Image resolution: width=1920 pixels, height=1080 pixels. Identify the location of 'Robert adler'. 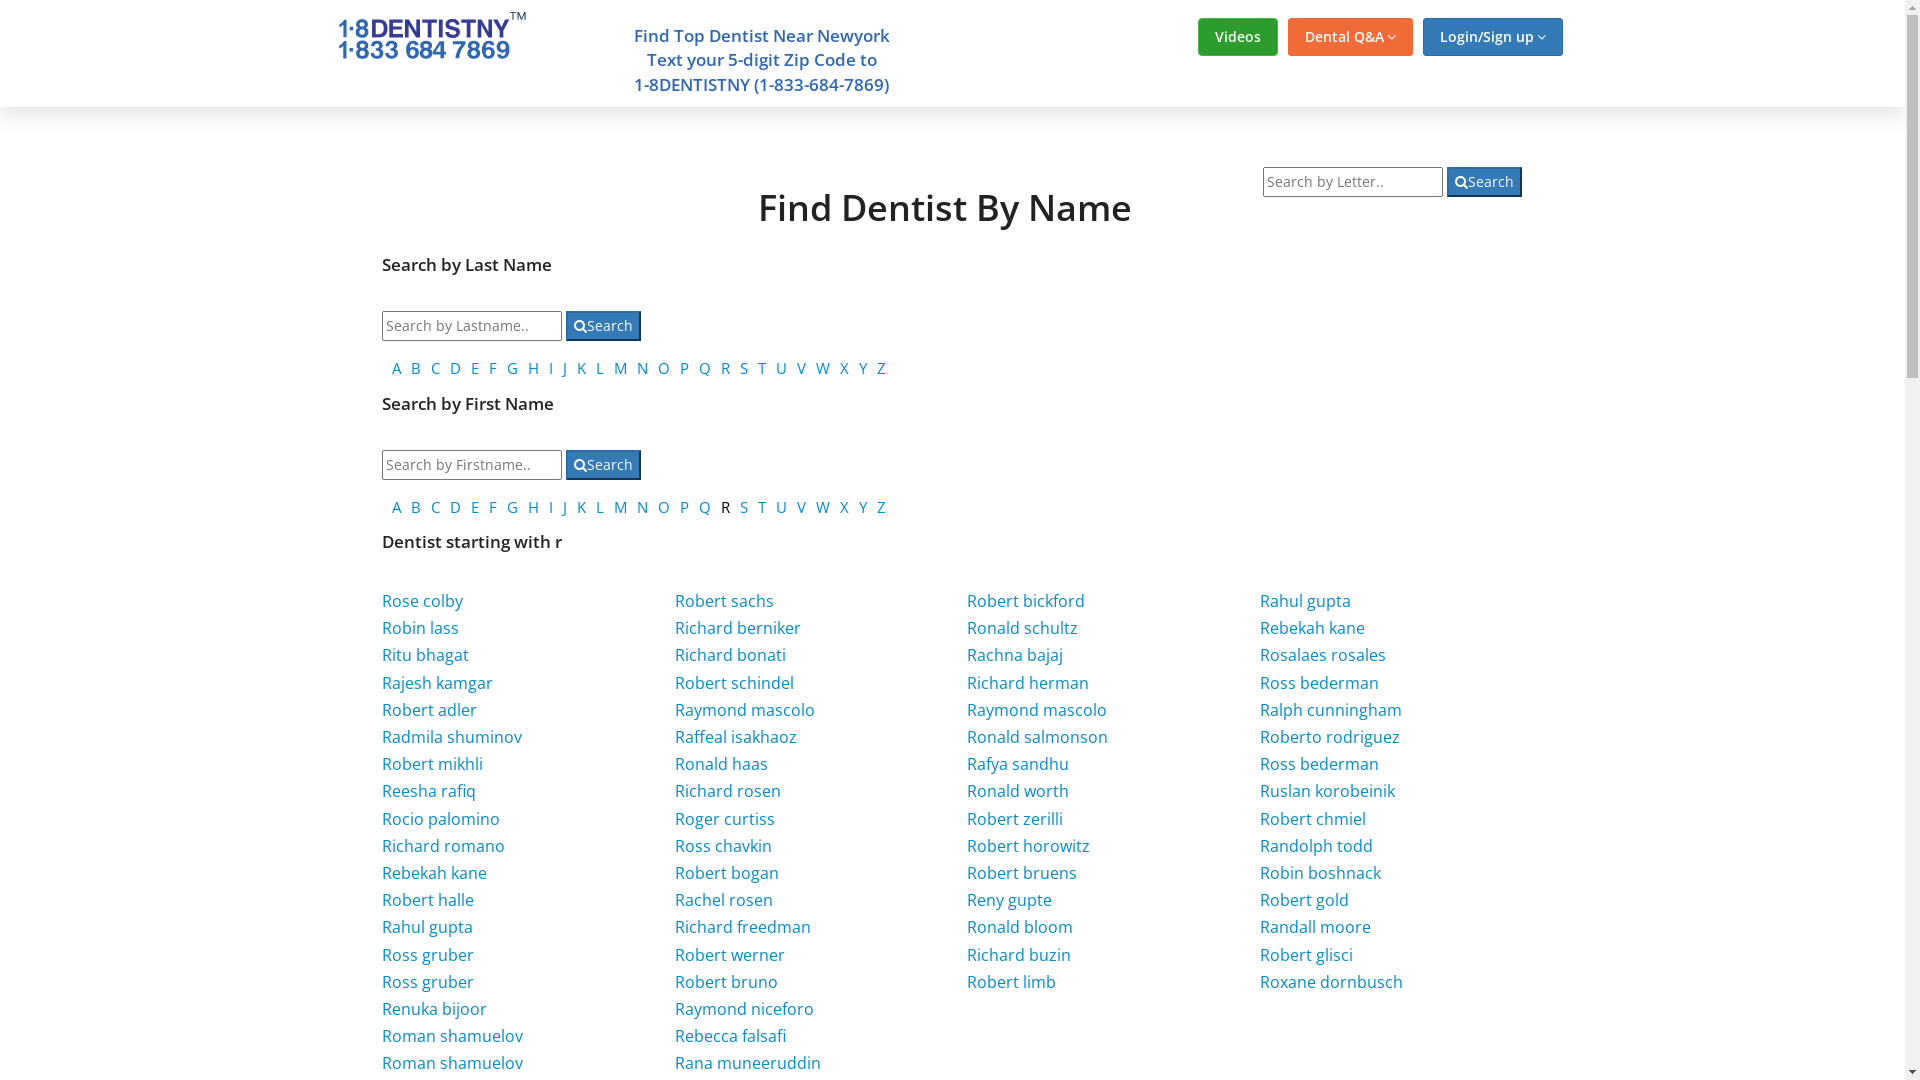
(382, 708).